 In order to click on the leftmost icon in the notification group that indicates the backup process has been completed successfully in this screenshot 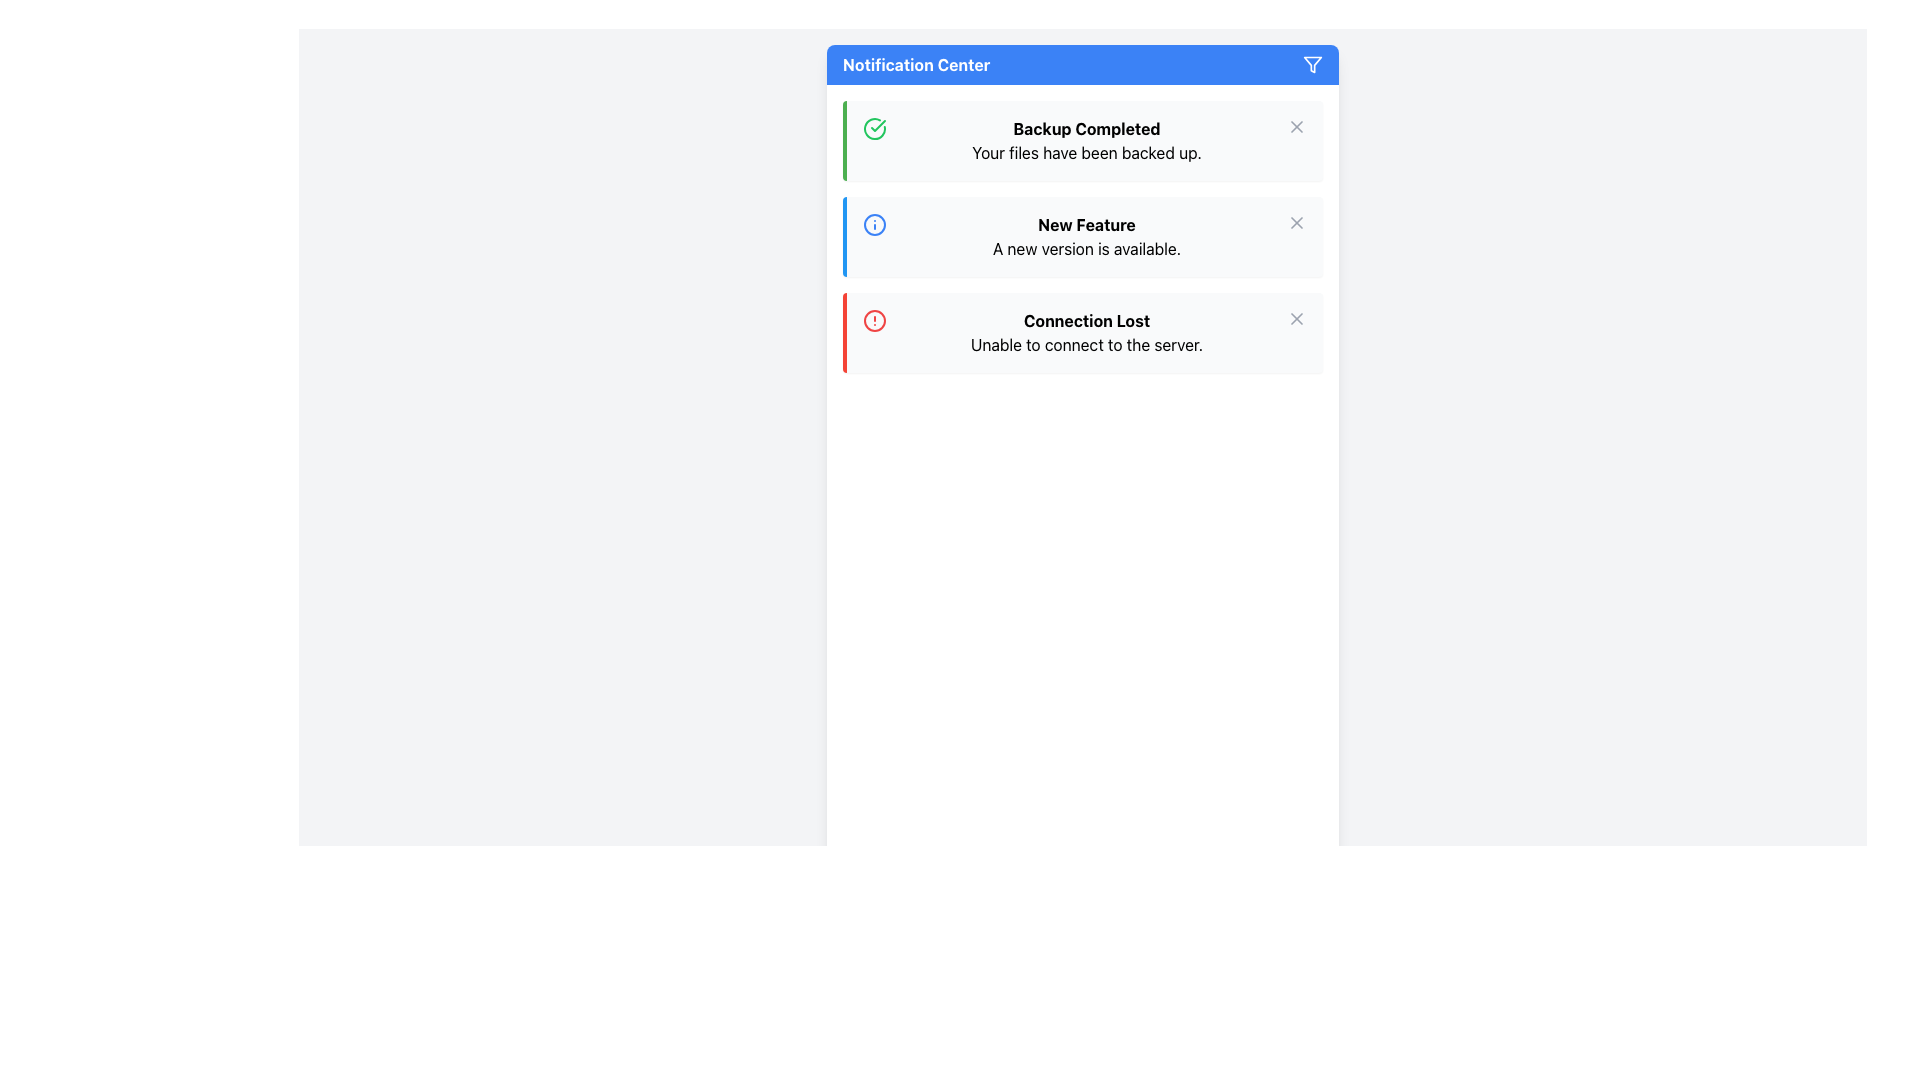, I will do `click(874, 128)`.